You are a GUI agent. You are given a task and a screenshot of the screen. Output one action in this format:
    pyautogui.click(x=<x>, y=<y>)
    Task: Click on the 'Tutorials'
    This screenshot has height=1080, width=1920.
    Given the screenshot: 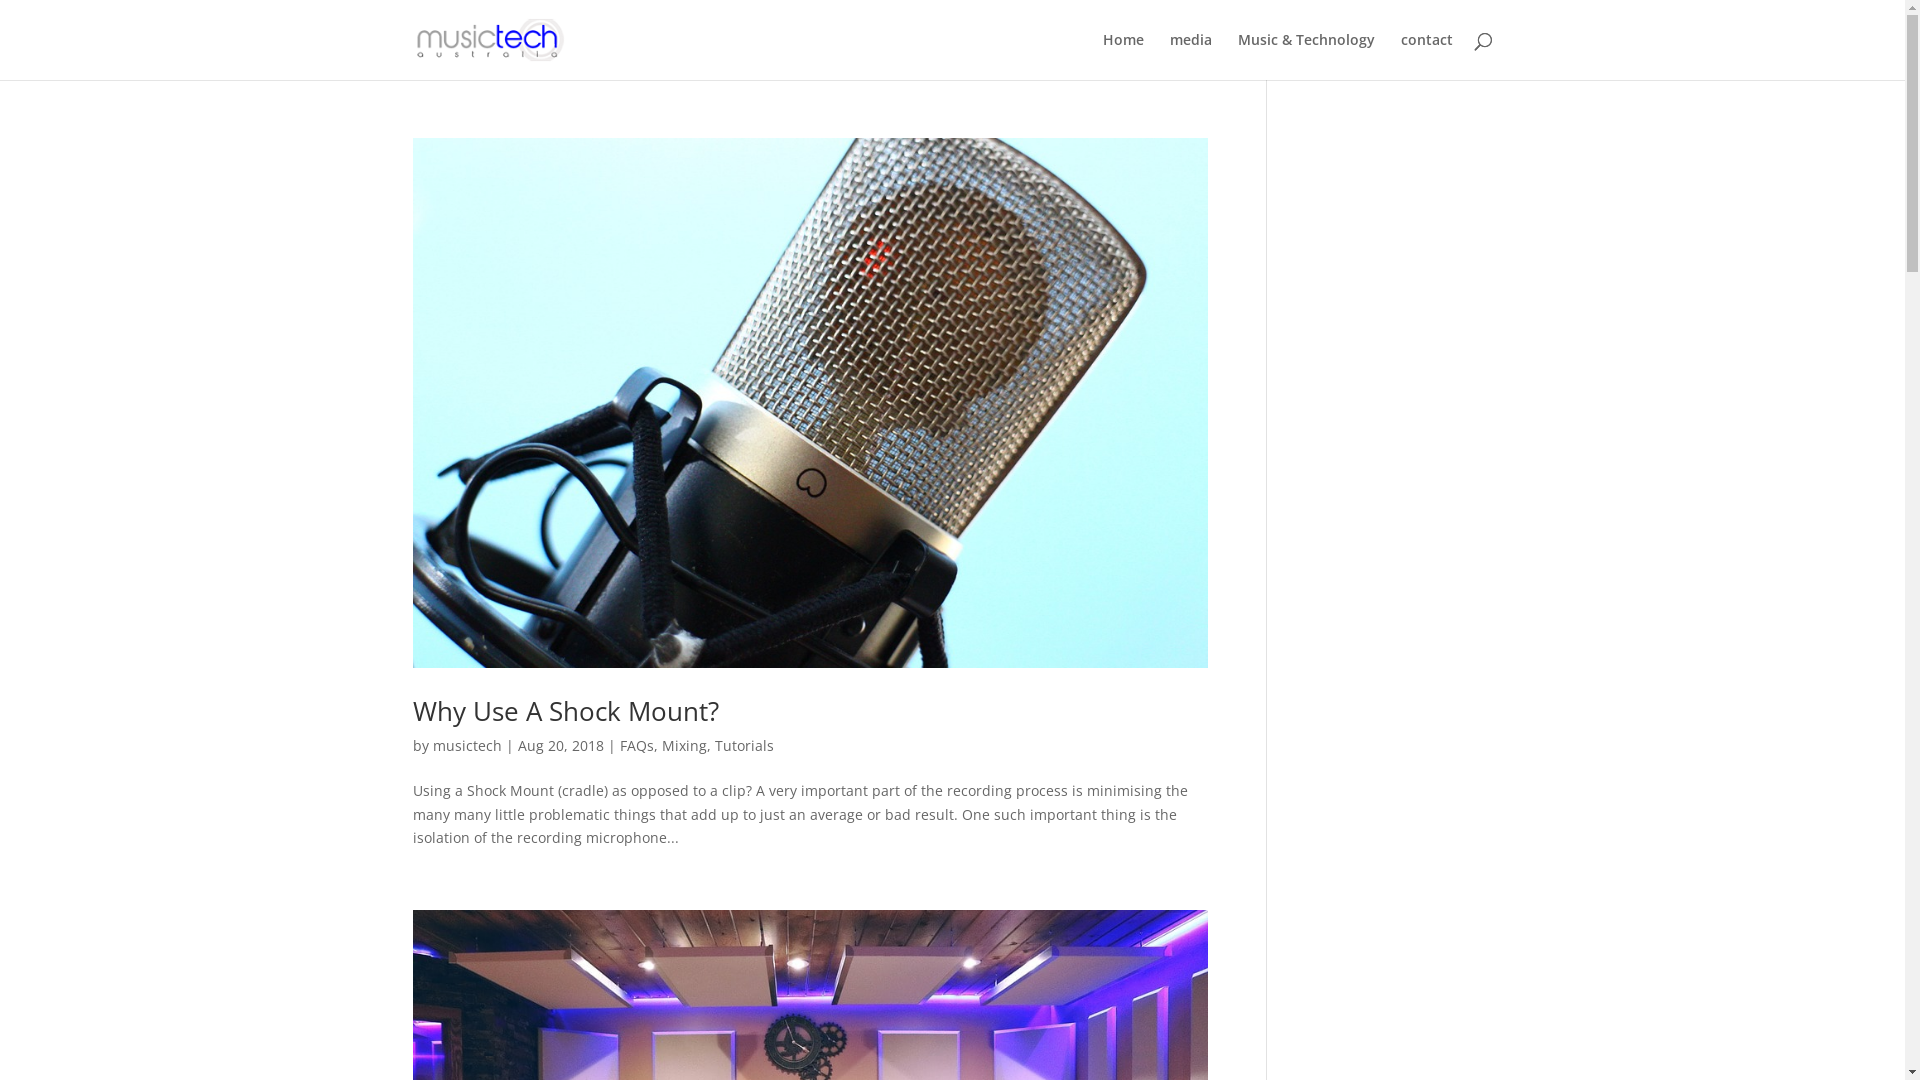 What is the action you would take?
    pyautogui.click(x=742, y=745)
    